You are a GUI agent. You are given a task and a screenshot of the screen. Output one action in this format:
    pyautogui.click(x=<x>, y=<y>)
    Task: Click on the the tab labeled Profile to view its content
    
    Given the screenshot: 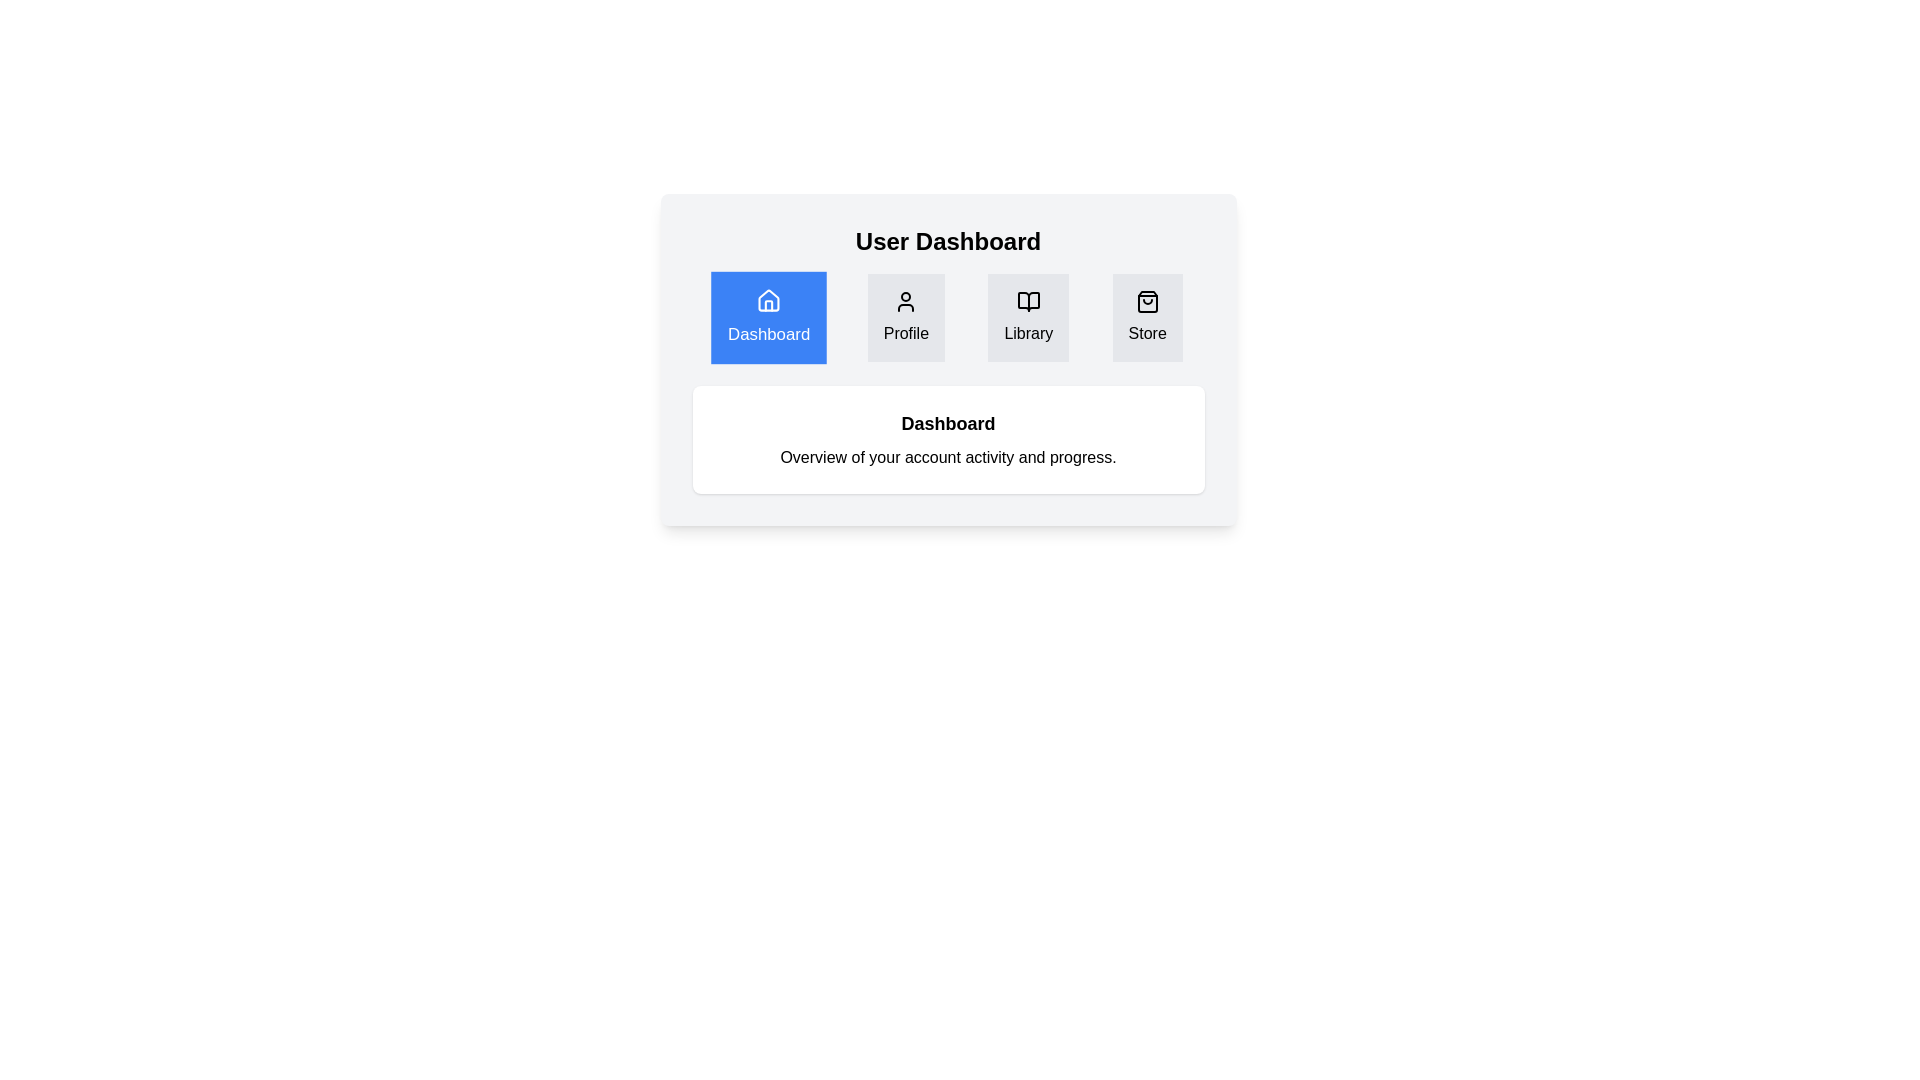 What is the action you would take?
    pyautogui.click(x=905, y=316)
    